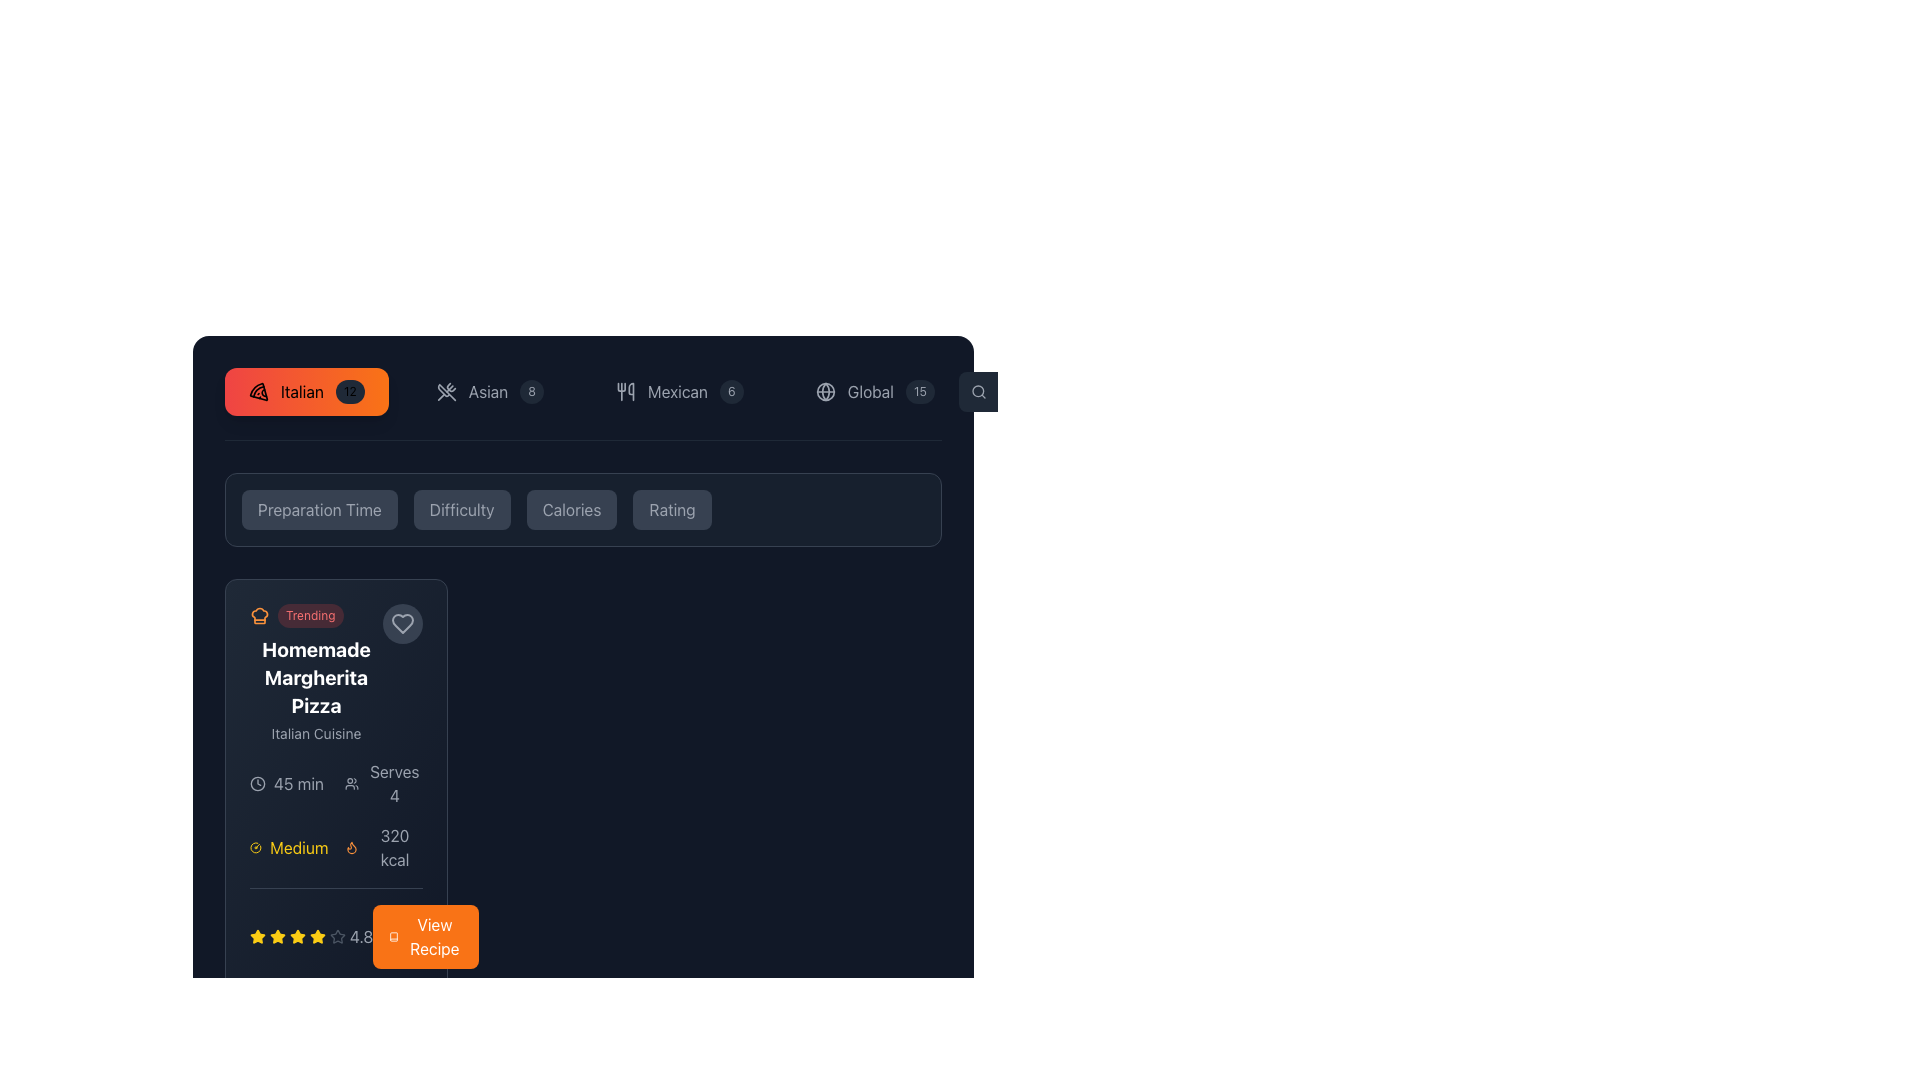 The height and width of the screenshot is (1080, 1920). Describe the element at coordinates (677, 392) in the screenshot. I see `the 'Mexican' text label in the horizontal navigation bar` at that location.